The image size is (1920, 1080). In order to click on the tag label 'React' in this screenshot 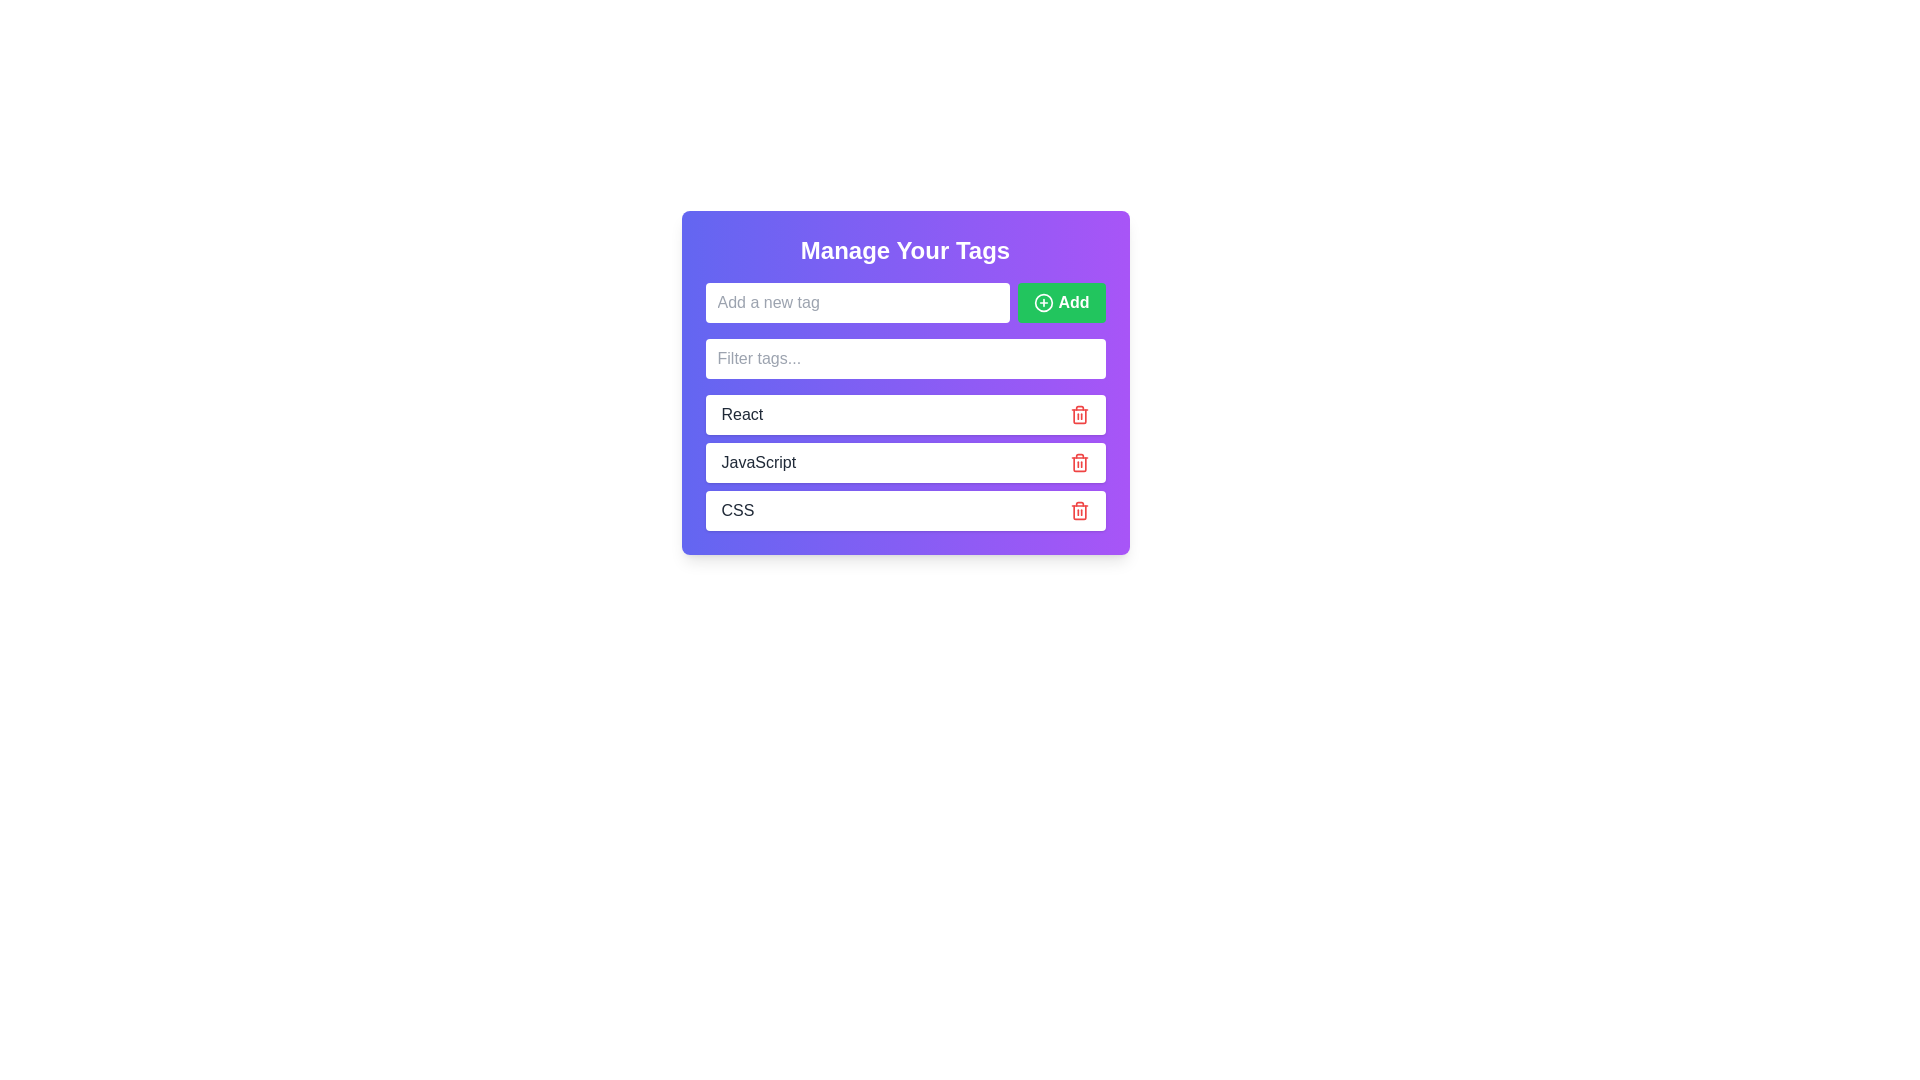, I will do `click(741, 414)`.